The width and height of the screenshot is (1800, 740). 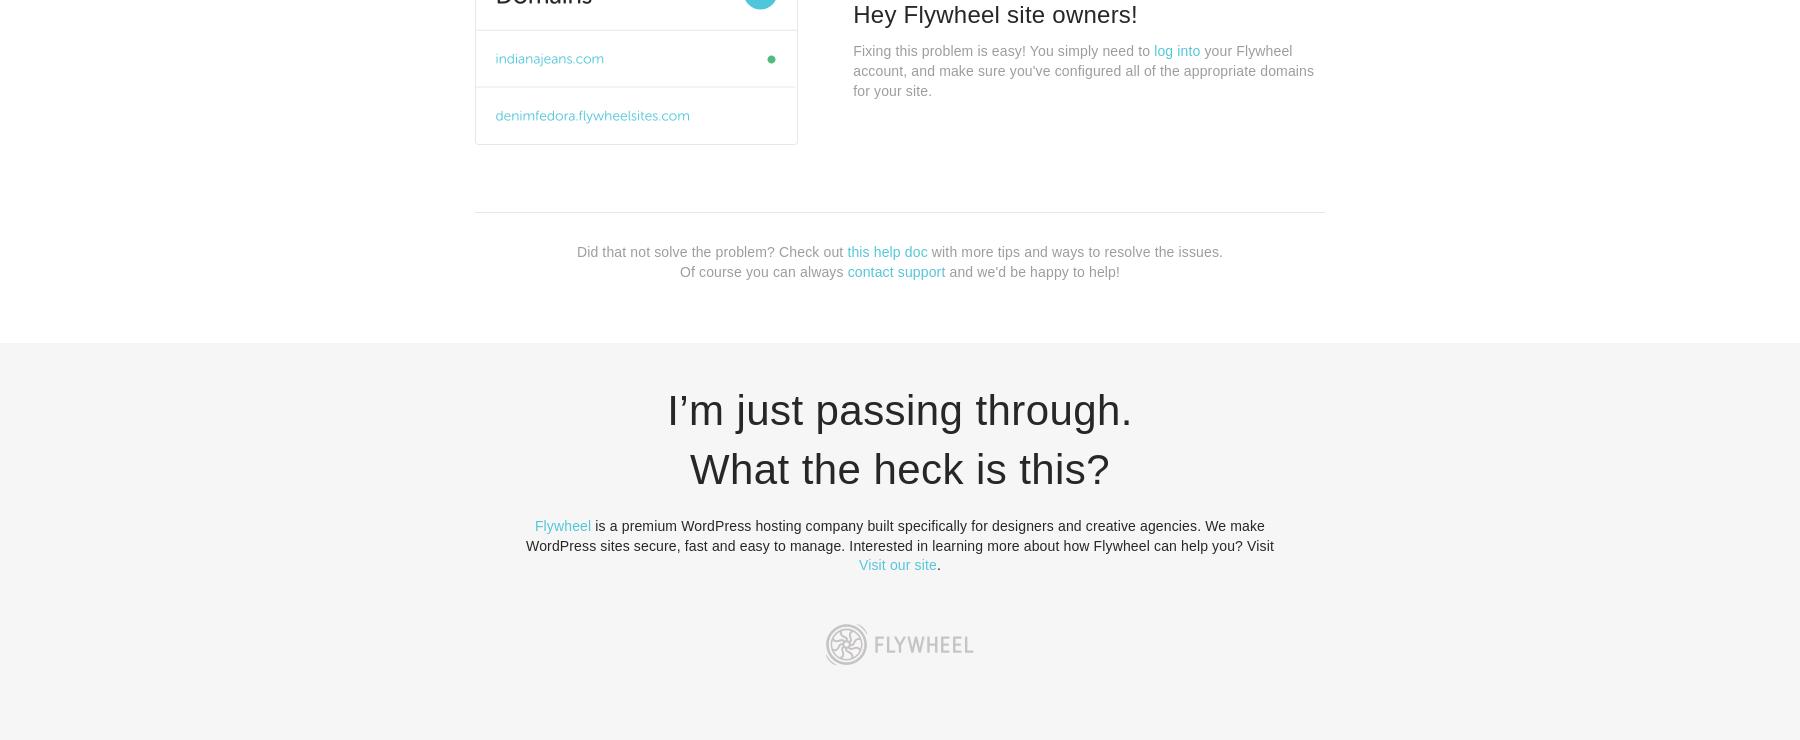 I want to click on 'contact support', so click(x=896, y=269).